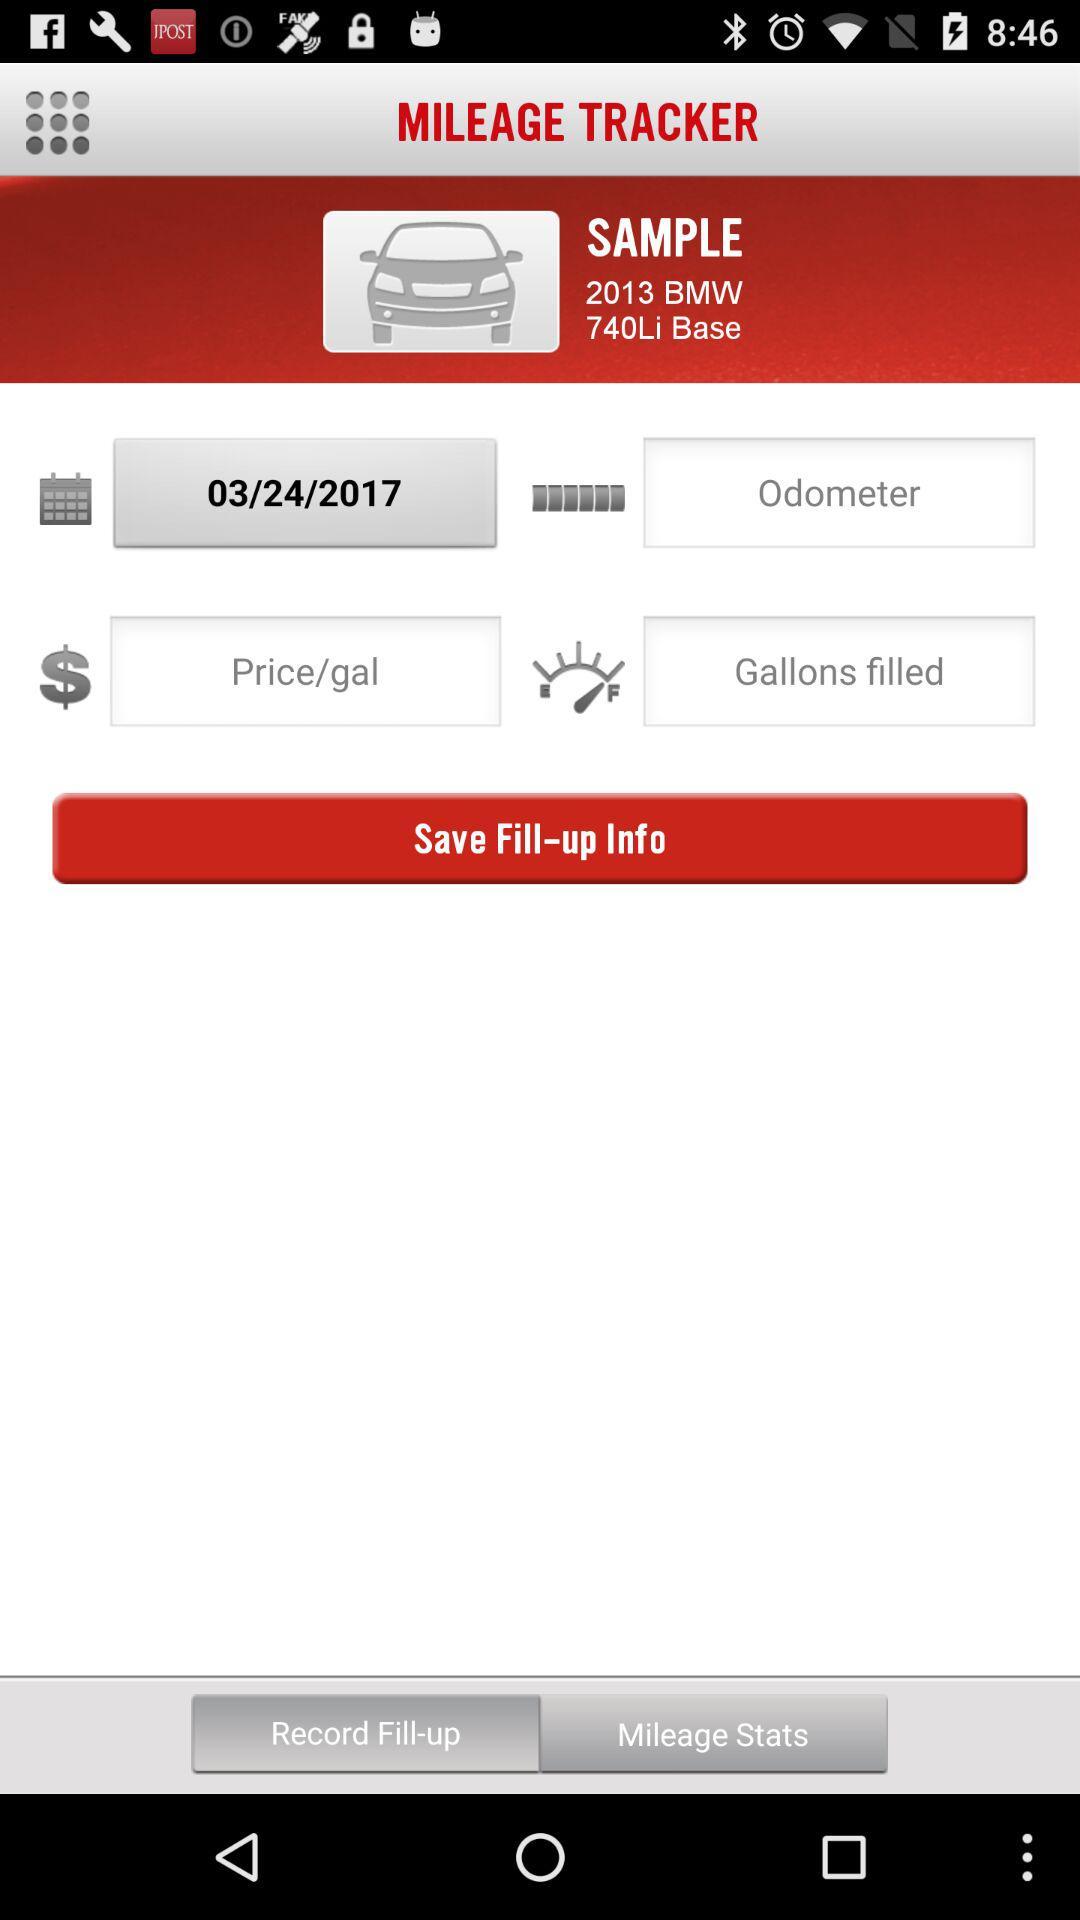  Describe the element at coordinates (305, 677) in the screenshot. I see `price per gallon` at that location.